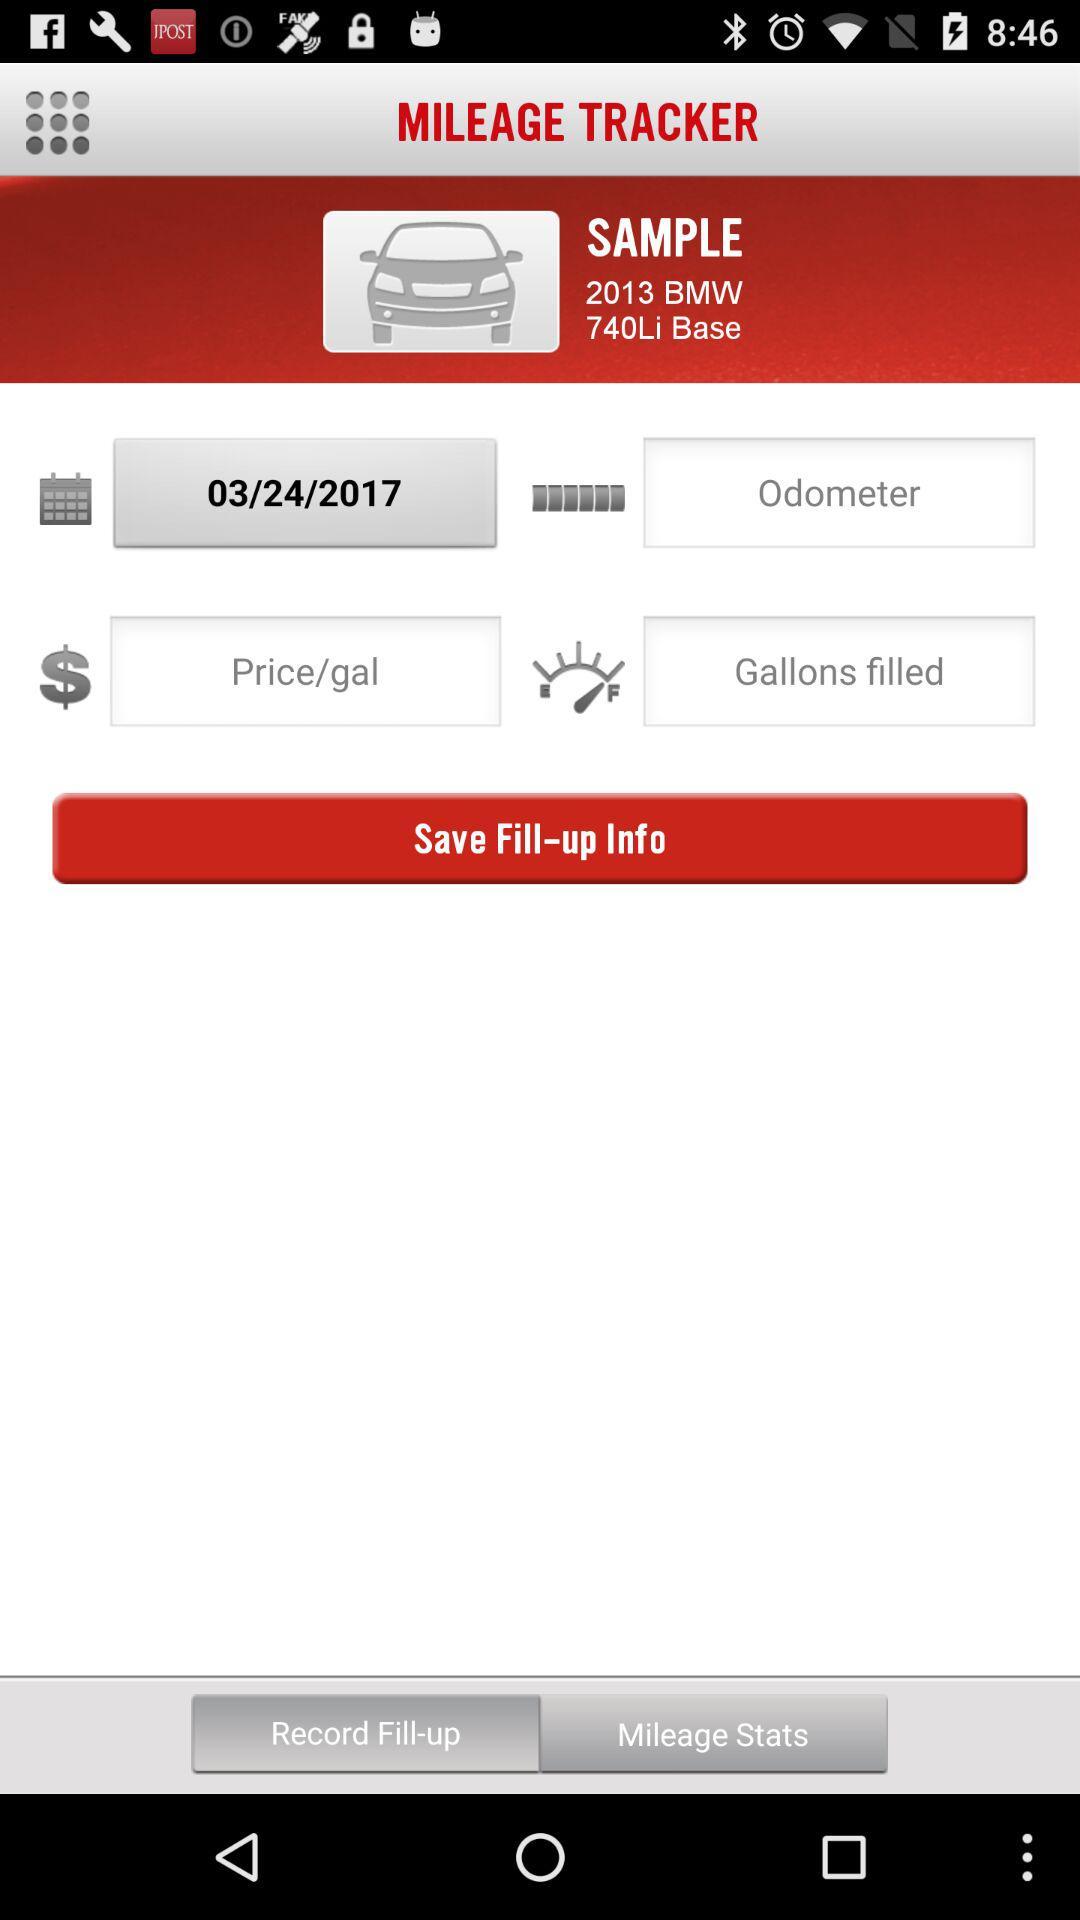  Describe the element at coordinates (305, 677) in the screenshot. I see `price per gallon` at that location.